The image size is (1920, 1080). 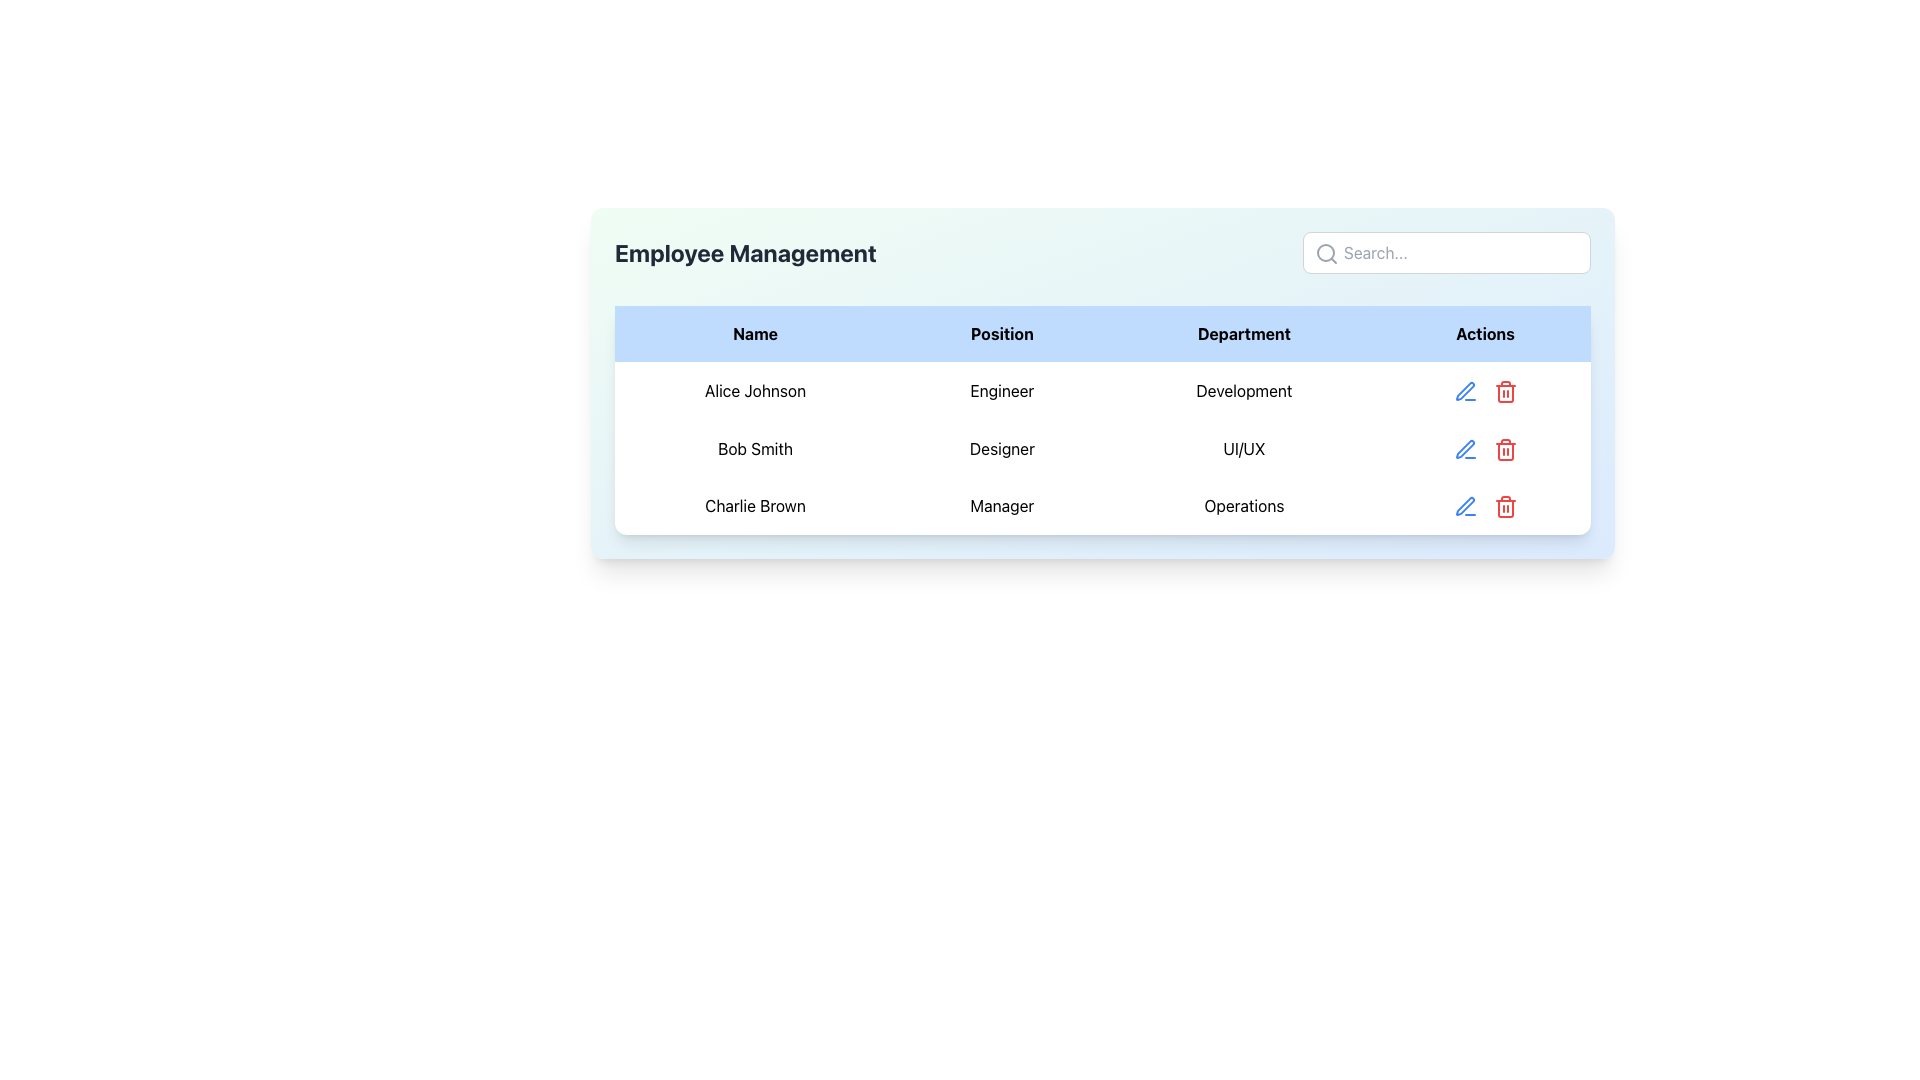 What do you see at coordinates (1002, 390) in the screenshot?
I see `the Text Label displaying the job designation of 'Alice Johnson' in the second column of the first row of the table` at bounding box center [1002, 390].